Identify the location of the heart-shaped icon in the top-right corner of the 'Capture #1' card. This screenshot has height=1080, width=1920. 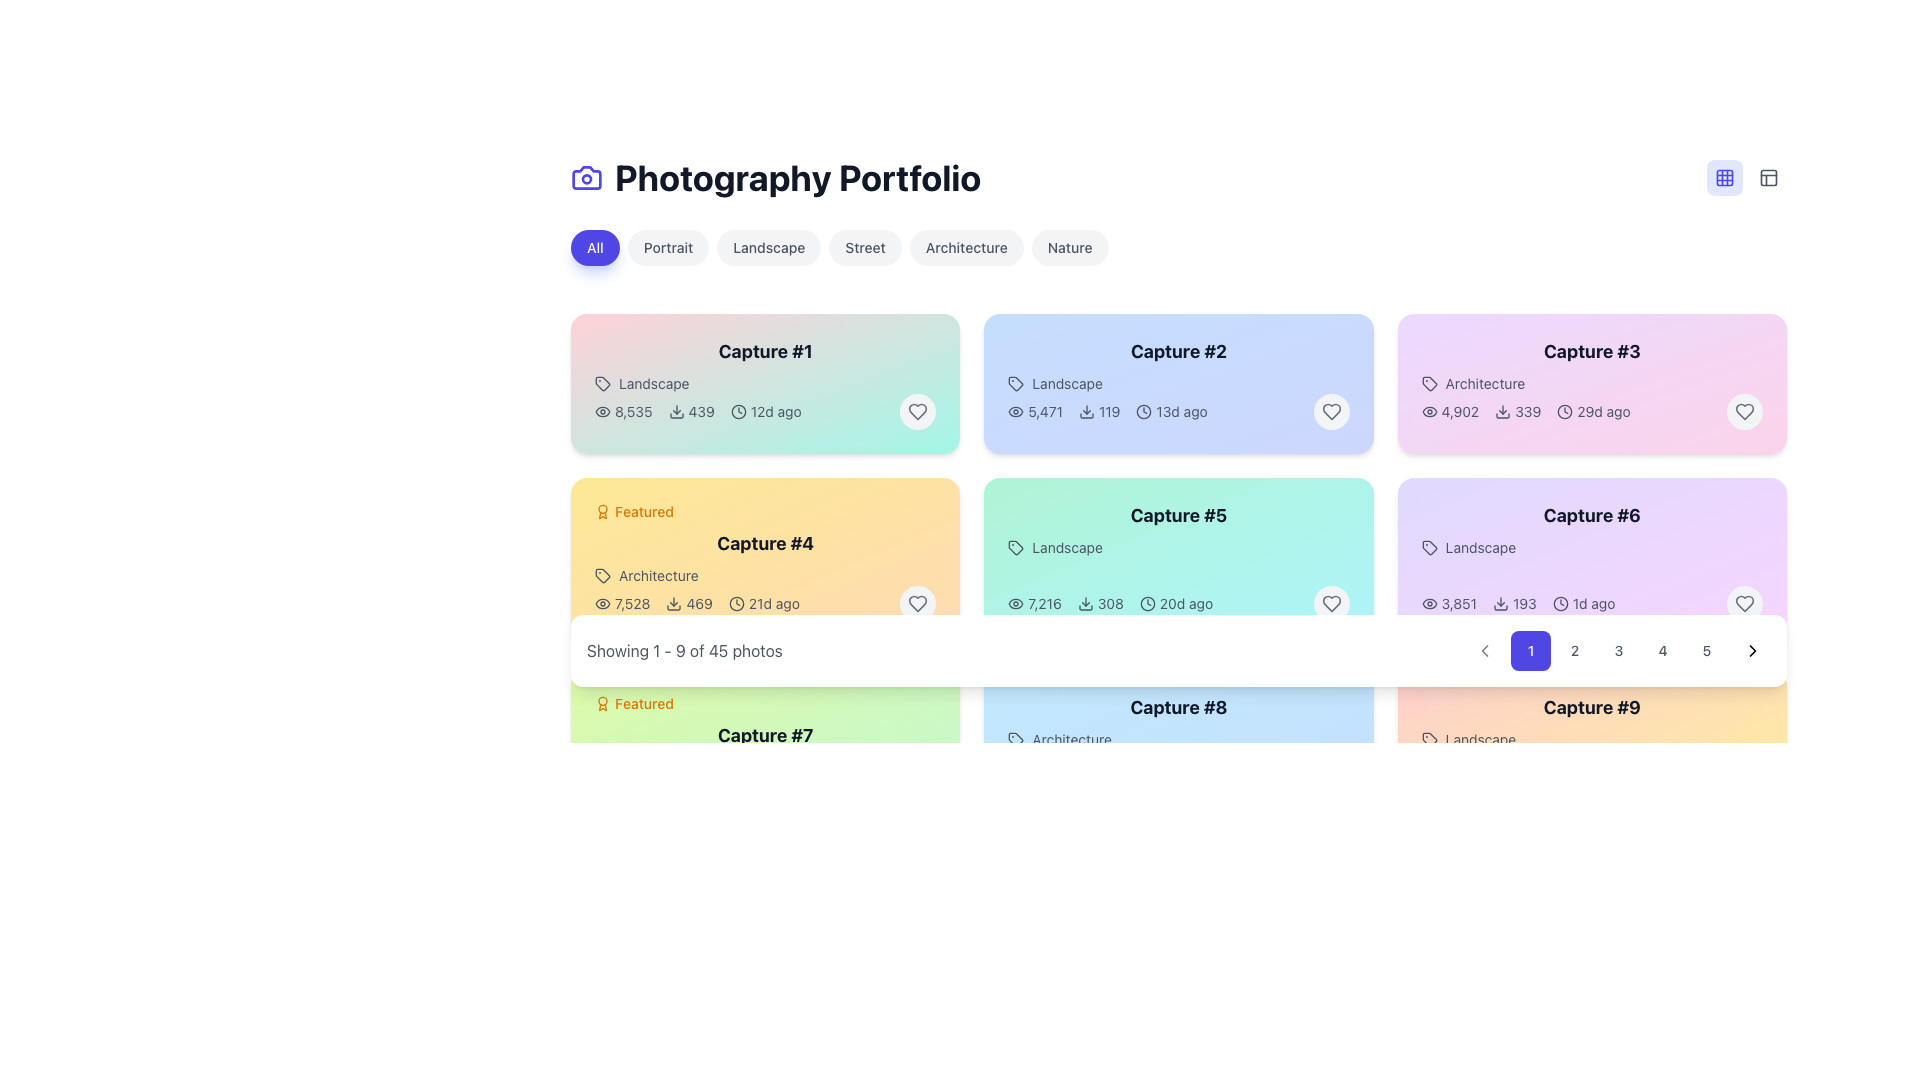
(917, 411).